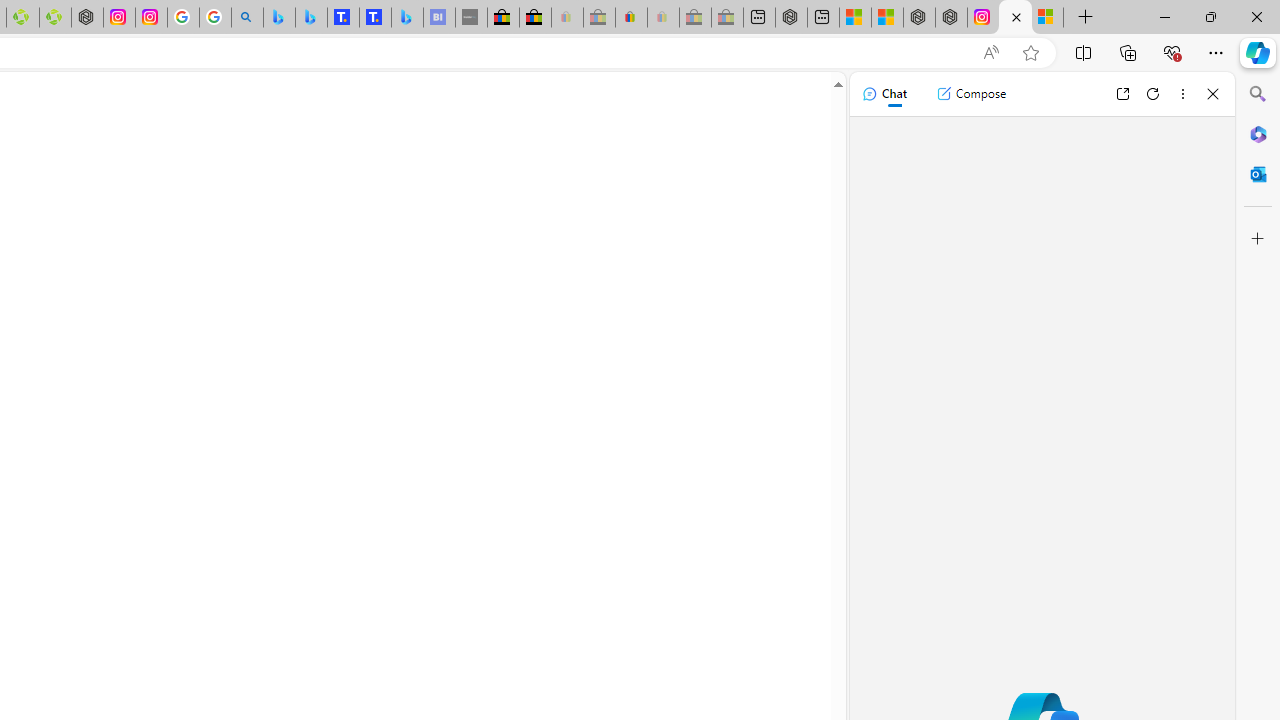  What do you see at coordinates (883, 93) in the screenshot?
I see `'Chat'` at bounding box center [883, 93].